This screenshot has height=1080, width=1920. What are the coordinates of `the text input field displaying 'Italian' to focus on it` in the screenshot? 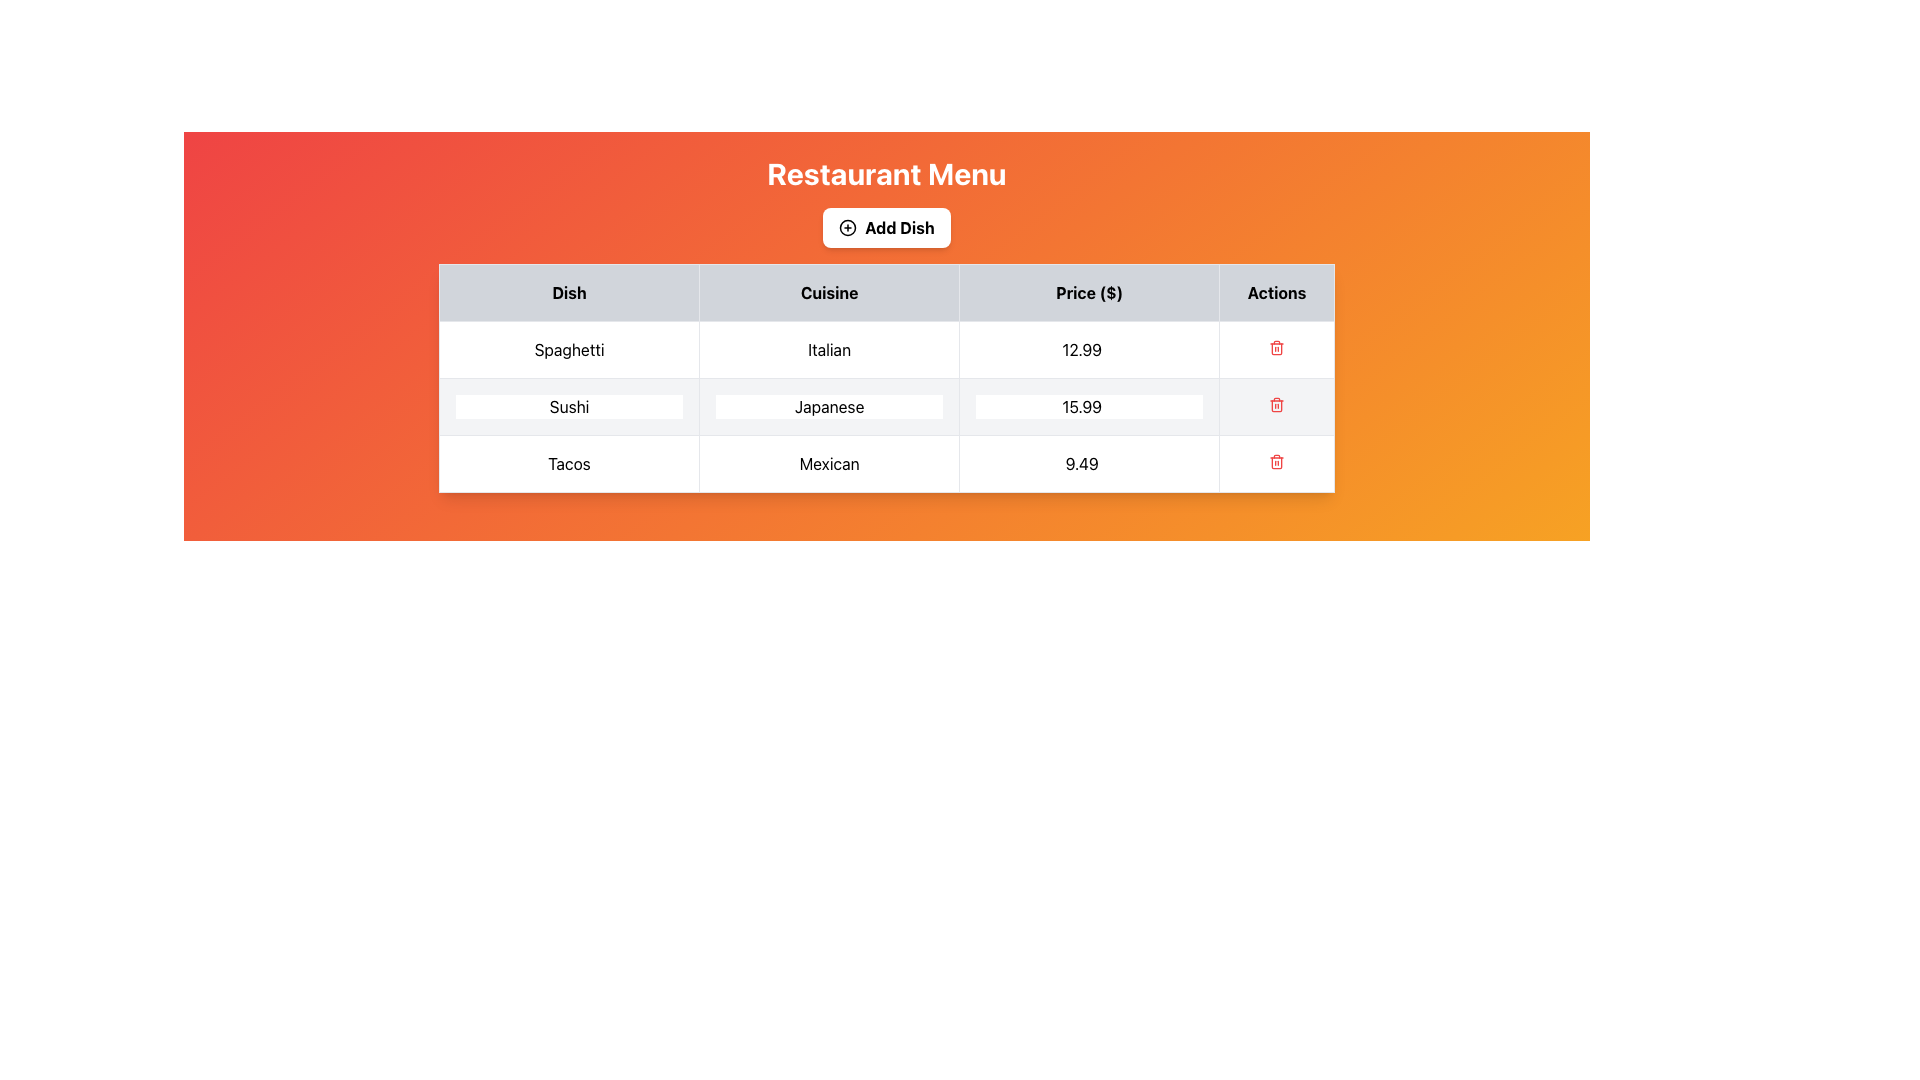 It's located at (829, 349).